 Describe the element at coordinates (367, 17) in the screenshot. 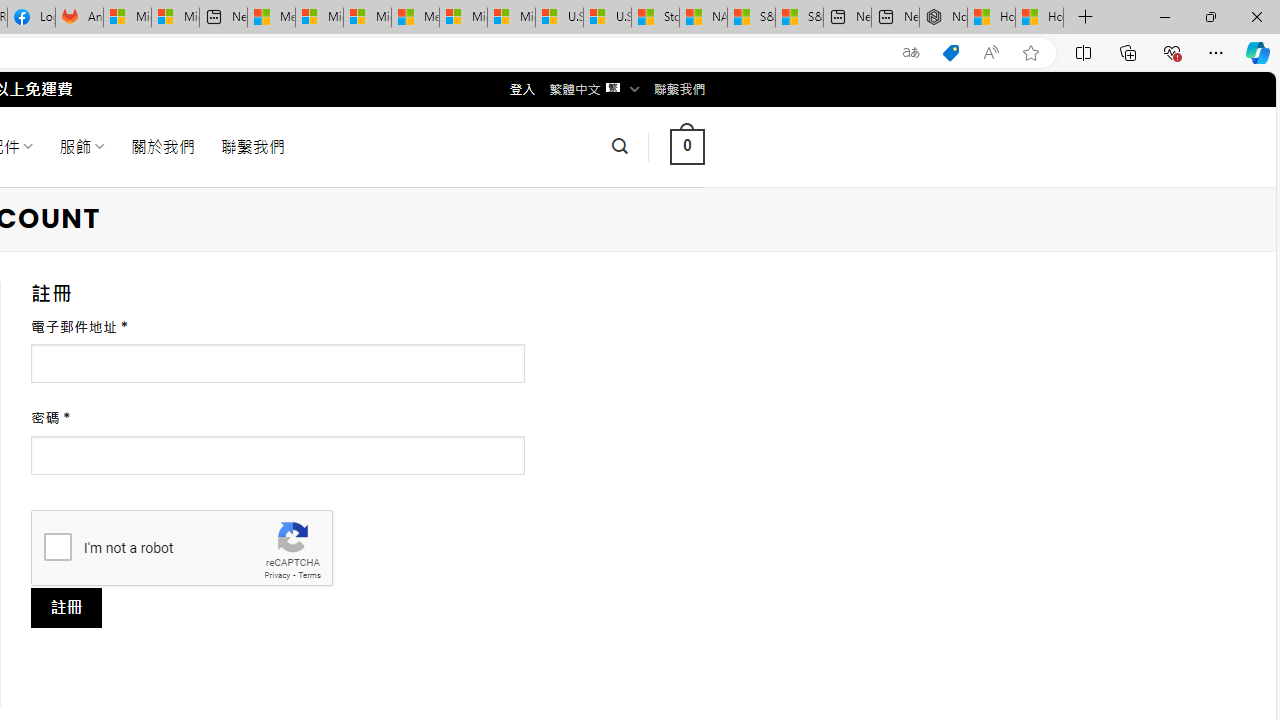

I see `'Microsoft account | Home'` at that location.